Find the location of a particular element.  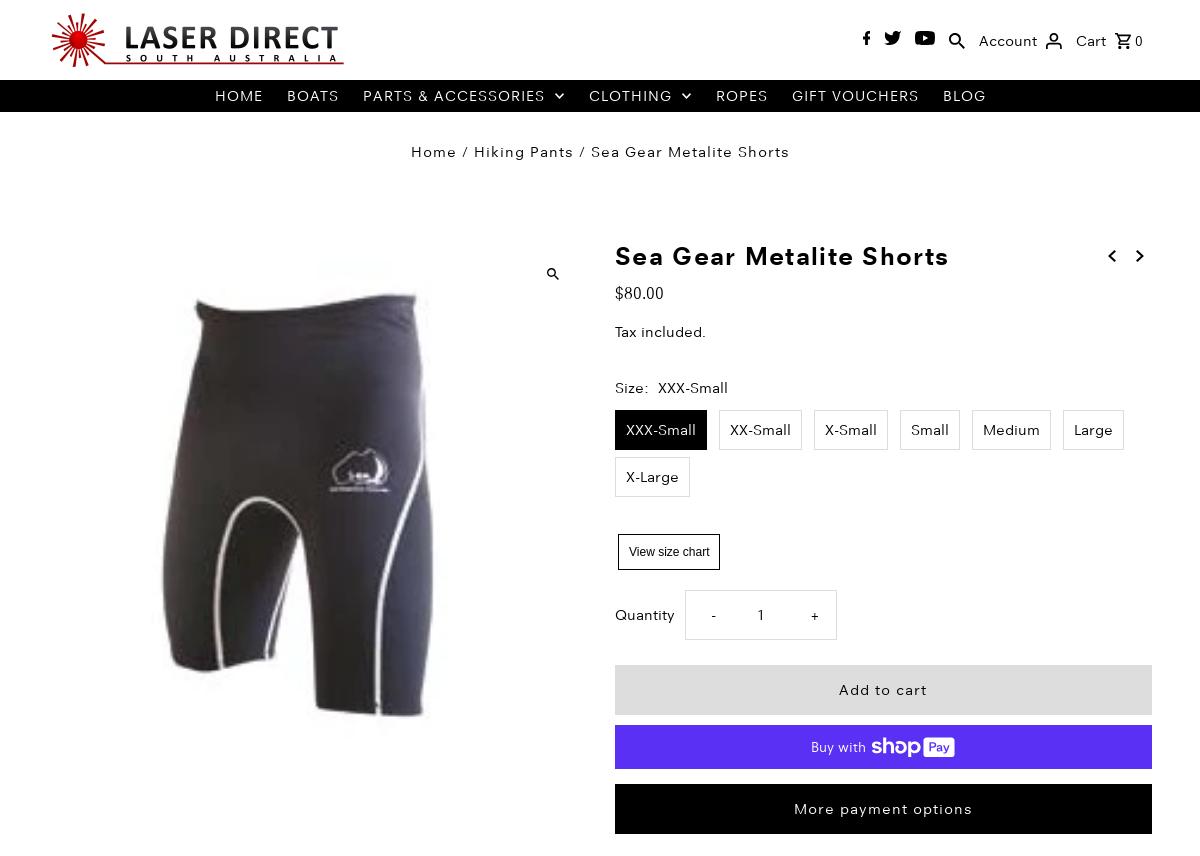

'Account' is located at coordinates (1008, 40).